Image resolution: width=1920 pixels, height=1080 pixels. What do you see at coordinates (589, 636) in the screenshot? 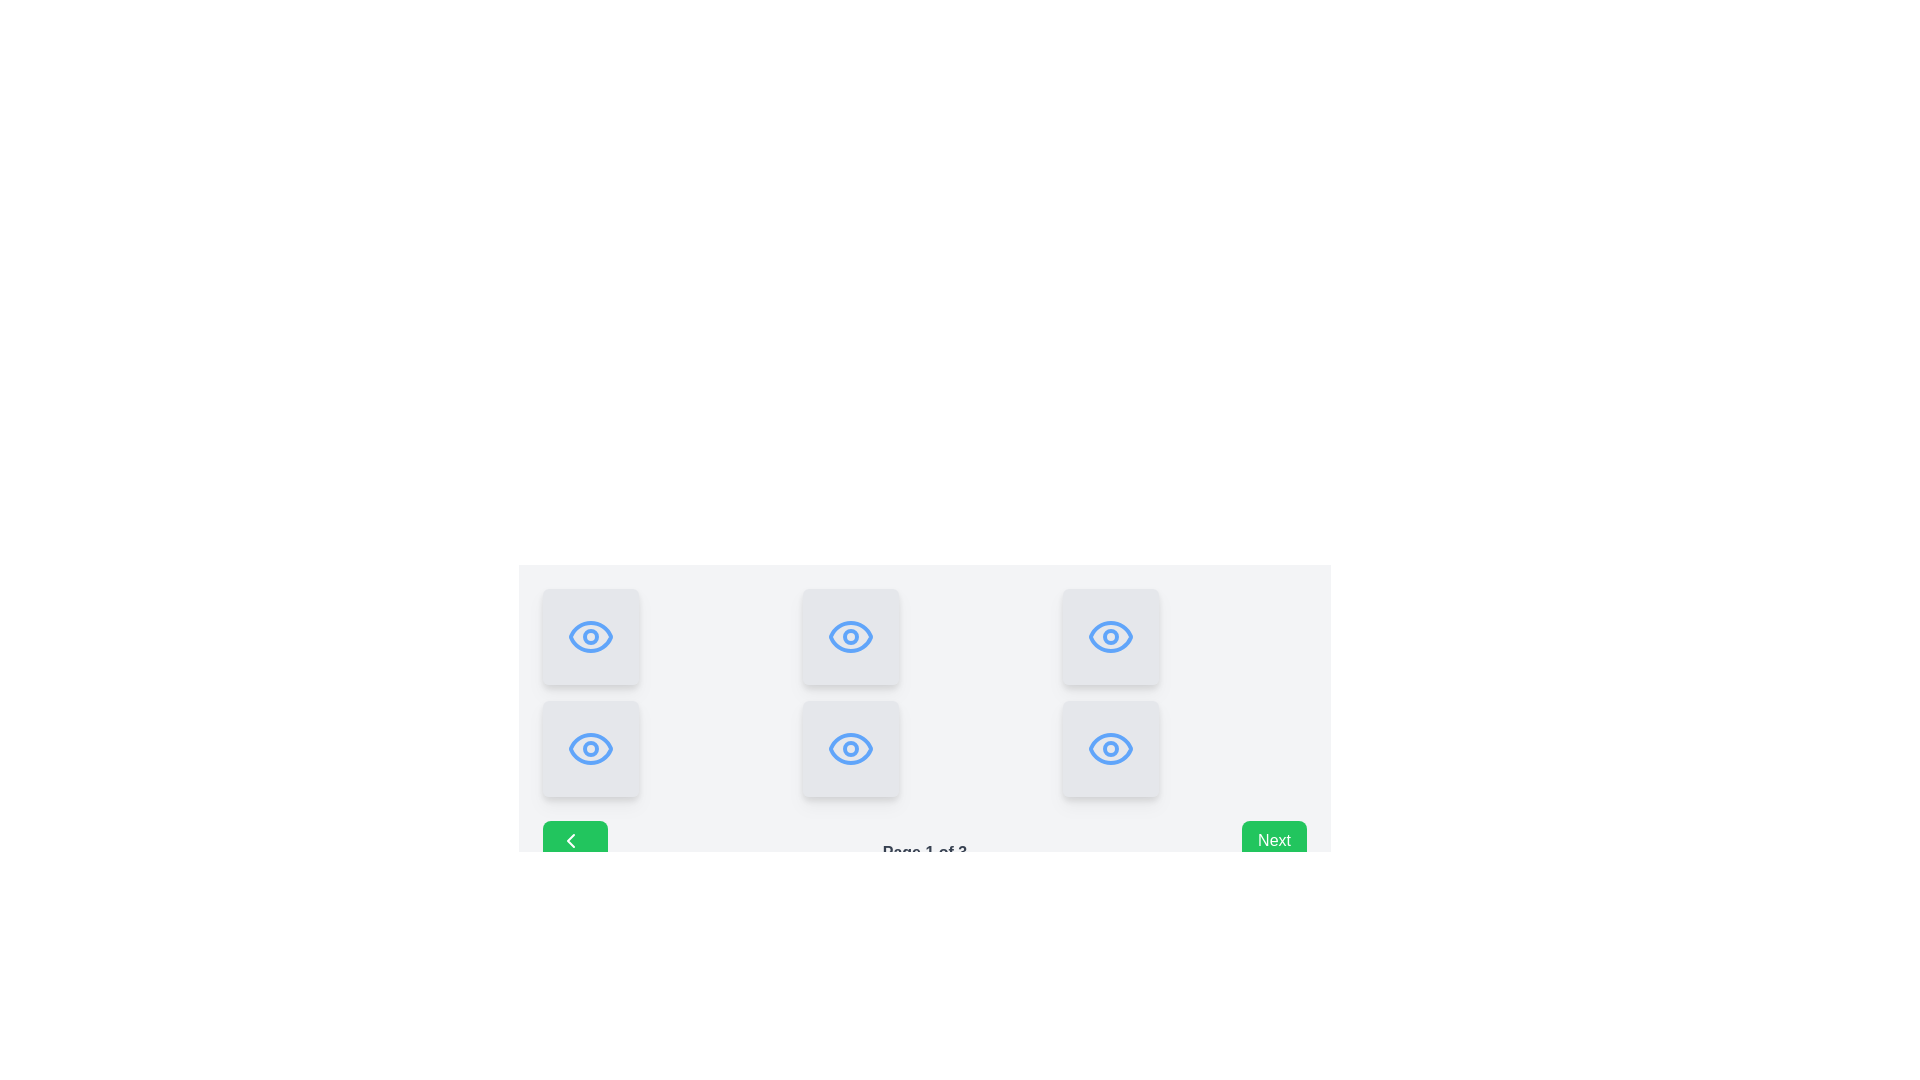
I see `the SVG circle element at the center of the eye icon located in the top-left corner of the grid layout for visual attention` at bounding box center [589, 636].